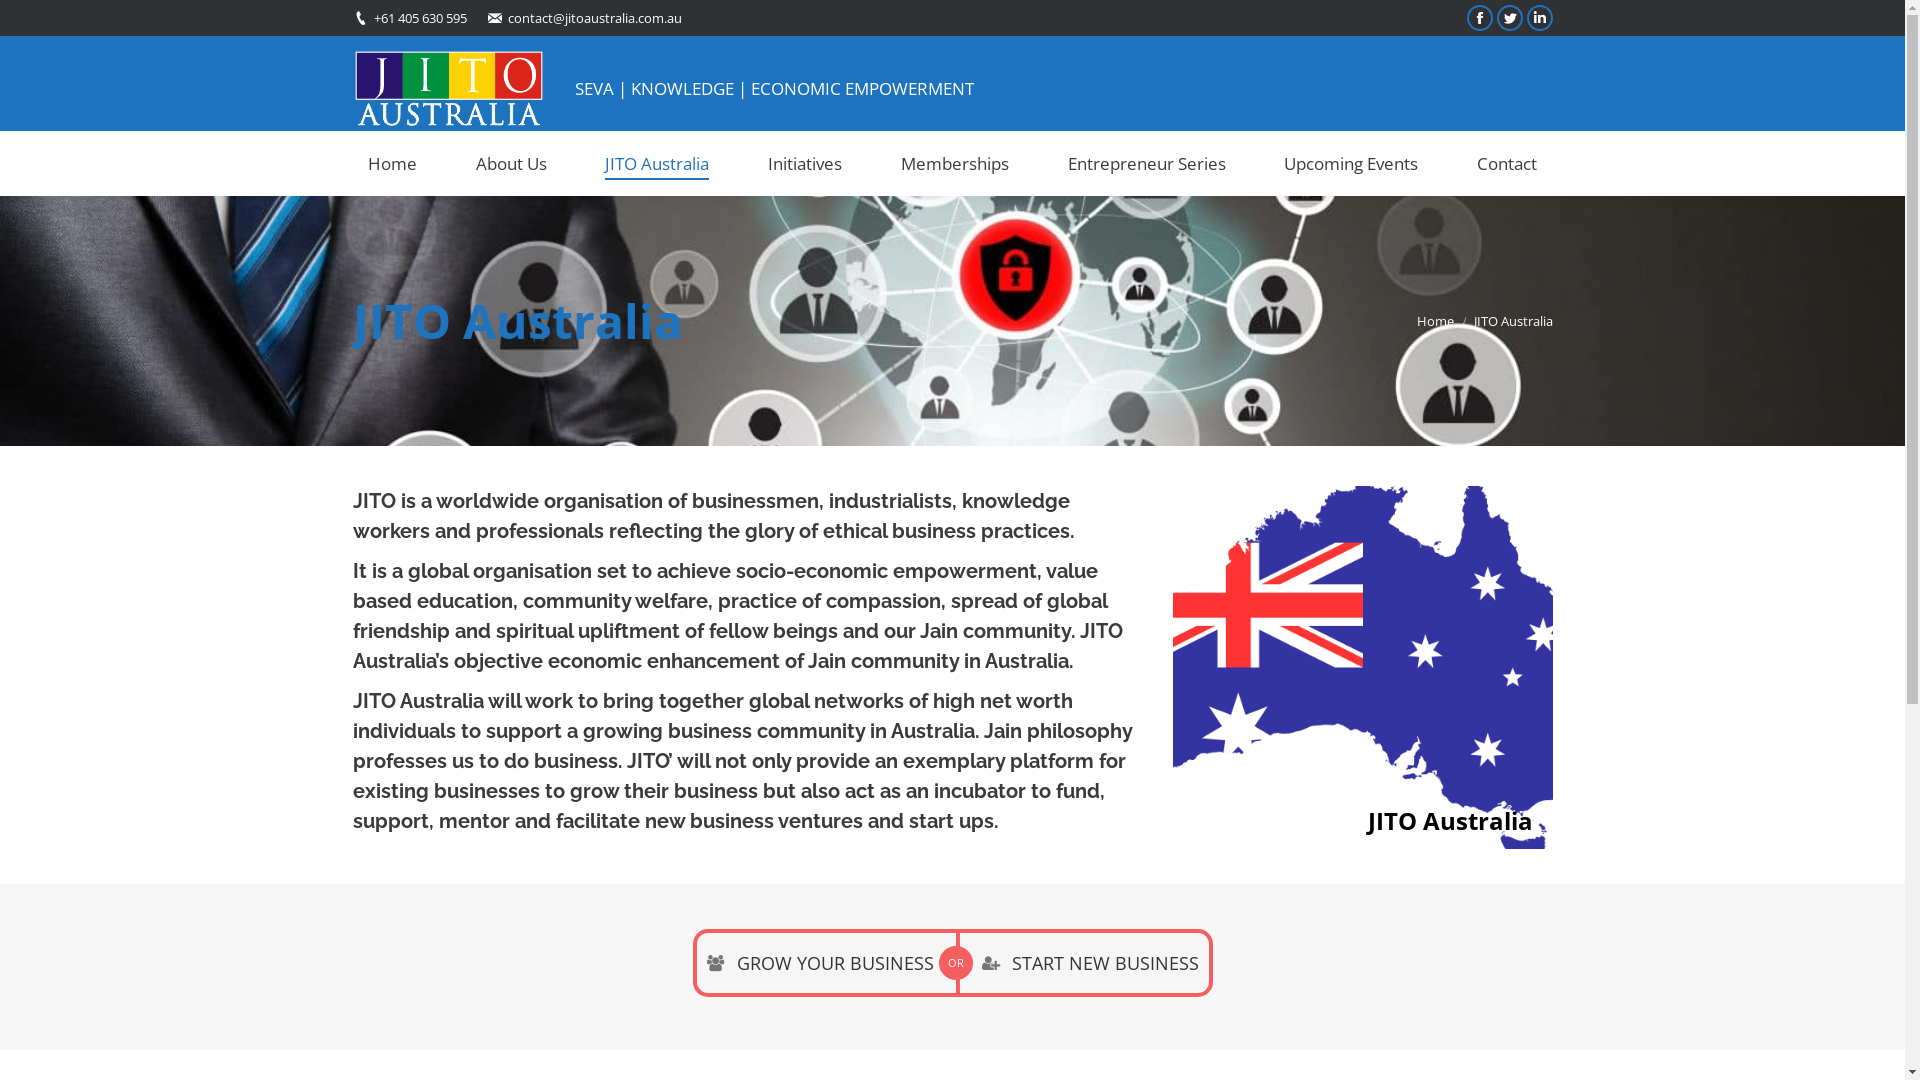  What do you see at coordinates (954, 162) in the screenshot?
I see `'Memberships'` at bounding box center [954, 162].